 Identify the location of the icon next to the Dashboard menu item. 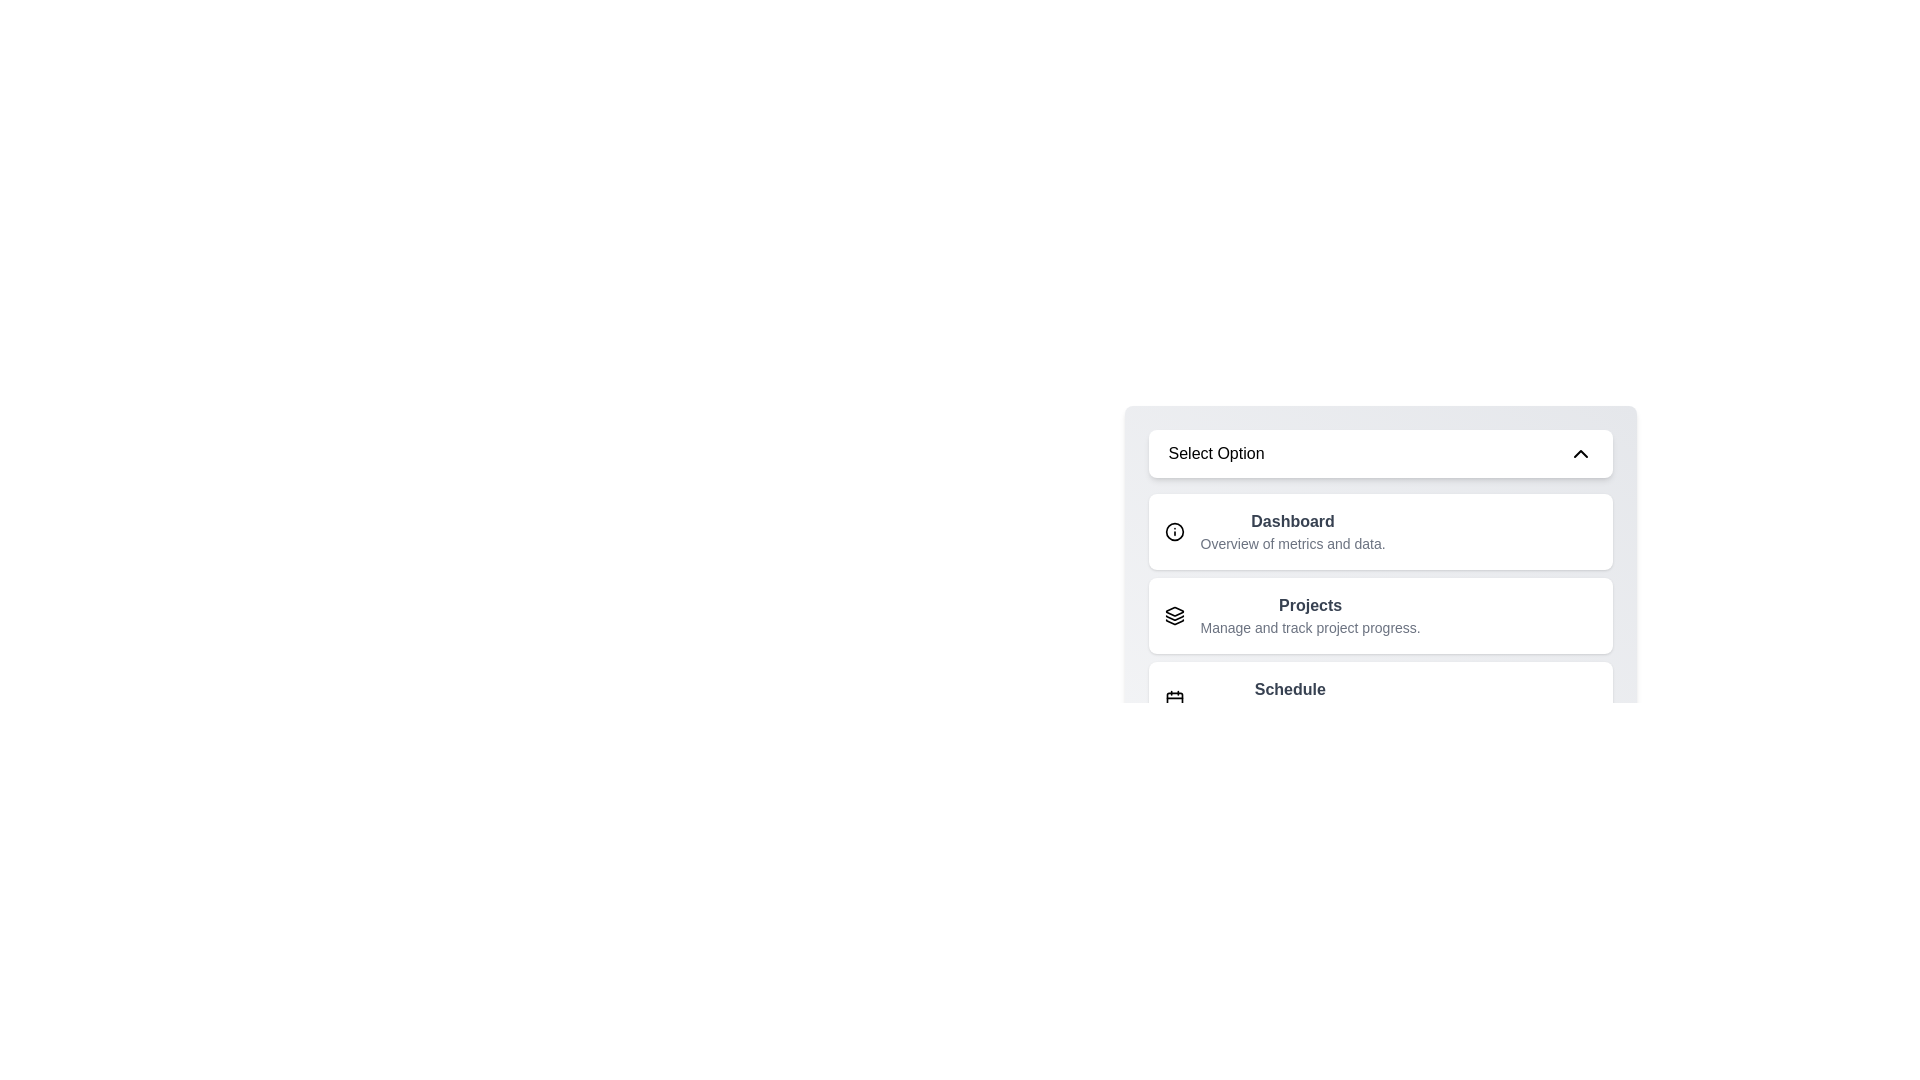
(1174, 531).